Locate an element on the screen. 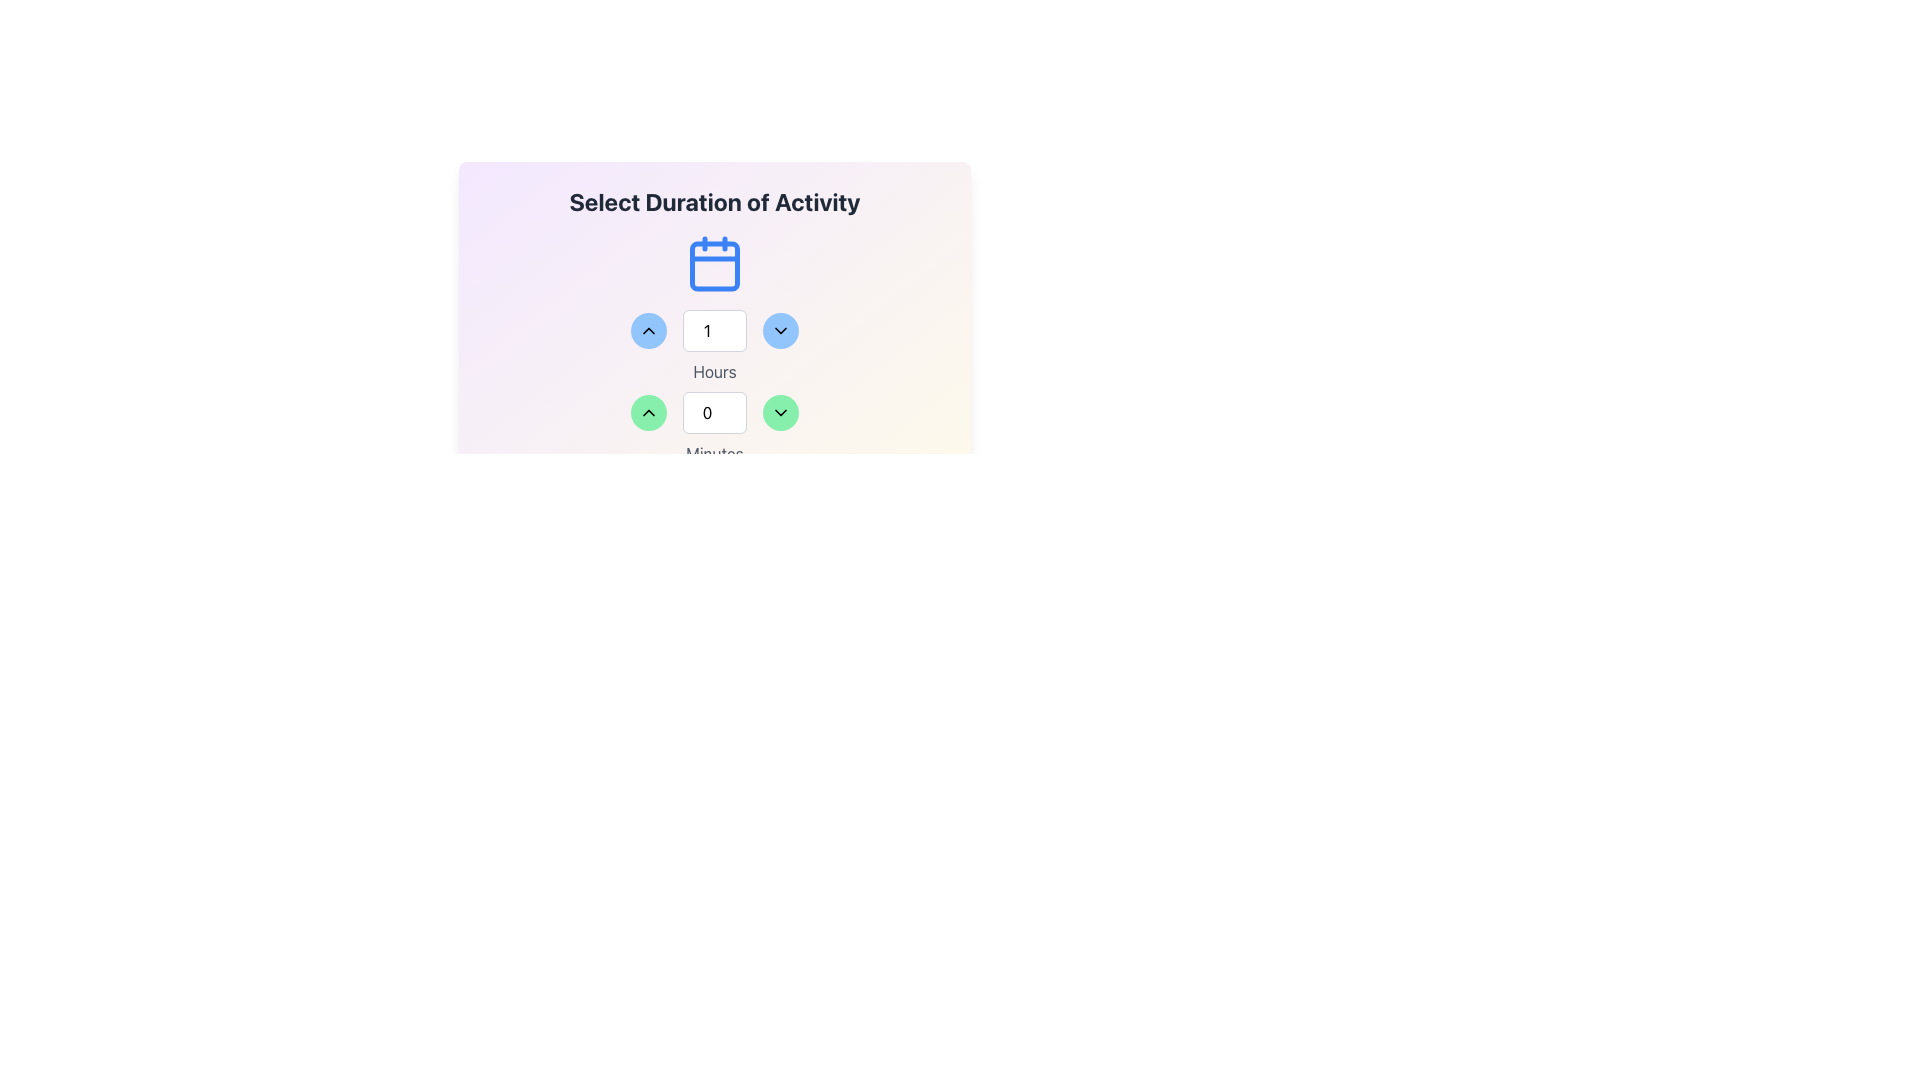  the icon embedded within the rounded green button to the right of the numeric field labeled 'Minutes' is located at coordinates (780, 411).